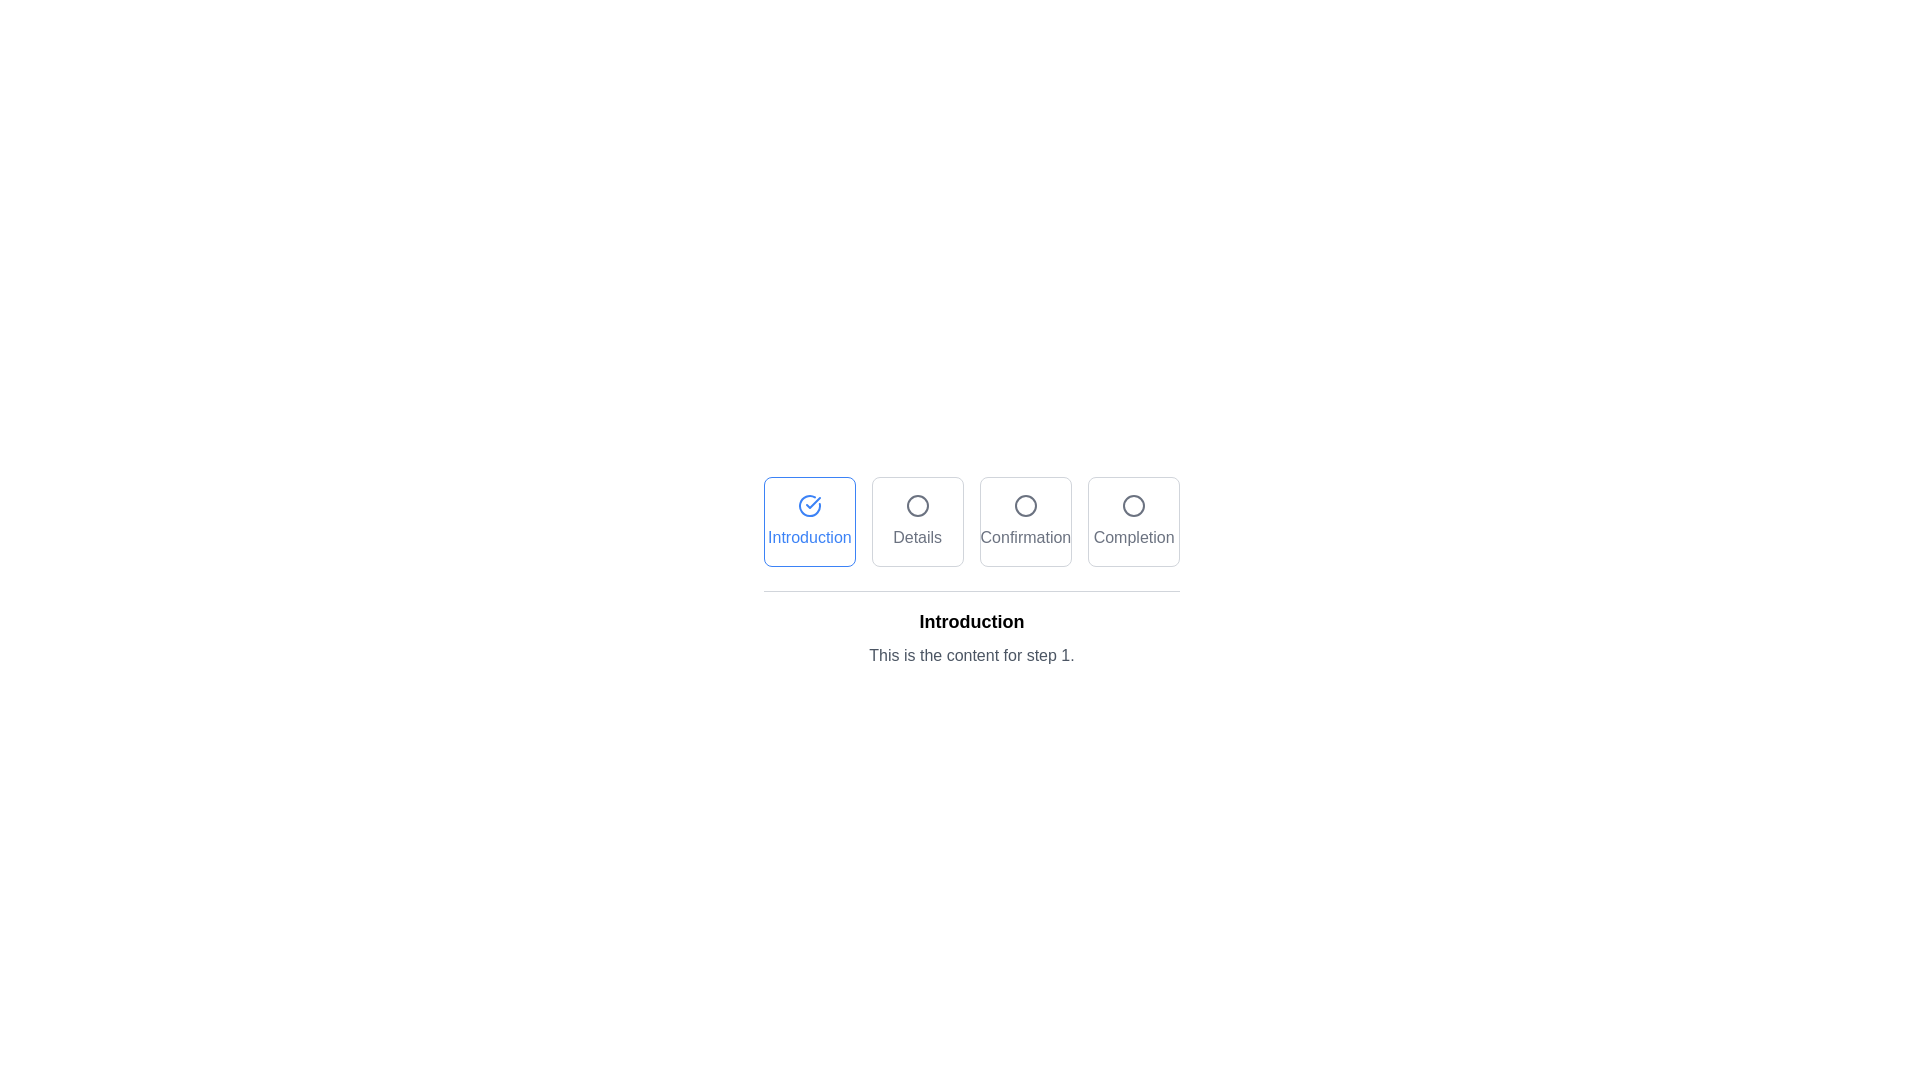 This screenshot has width=1920, height=1080. Describe the element at coordinates (1133, 520) in the screenshot. I see `the interactive step indicator button, which is the fourth card in a horizontal sequence of four cards, located at the far-right end next to the 'Confirmation' card` at that location.